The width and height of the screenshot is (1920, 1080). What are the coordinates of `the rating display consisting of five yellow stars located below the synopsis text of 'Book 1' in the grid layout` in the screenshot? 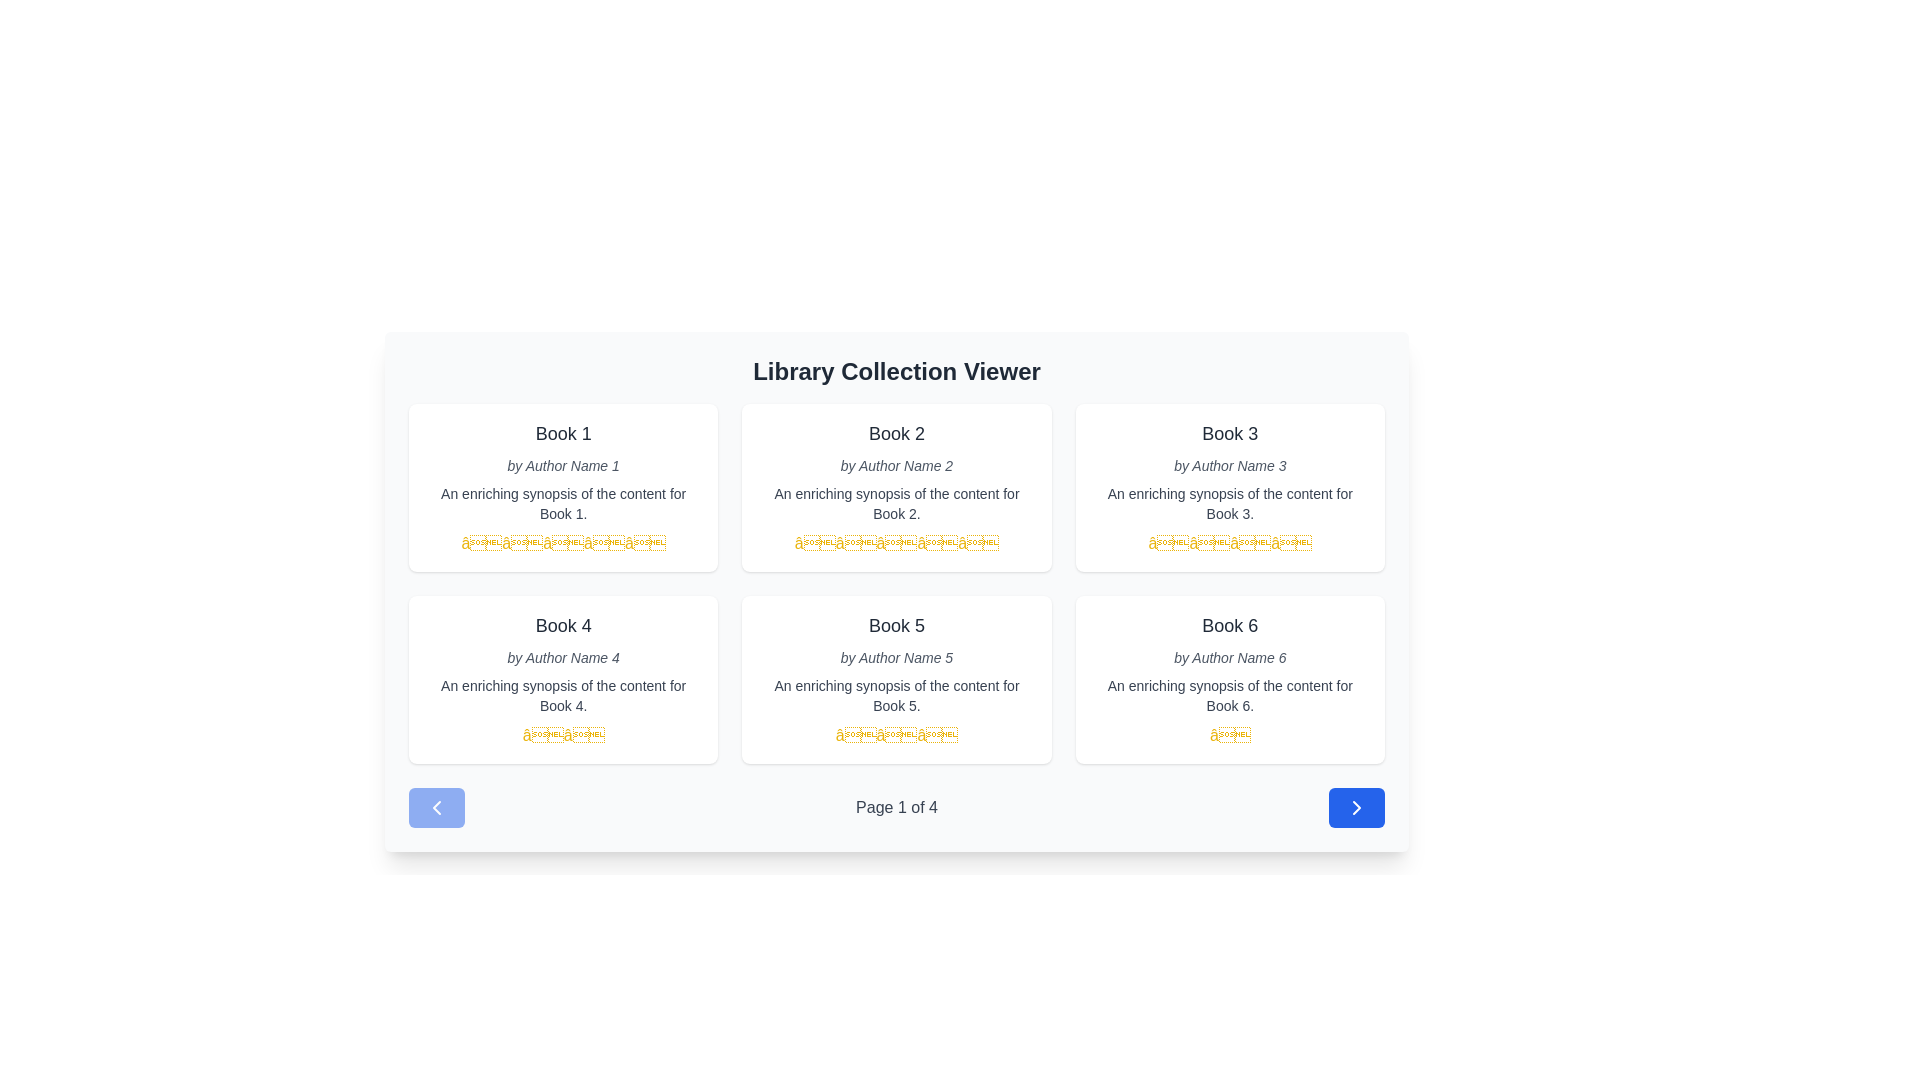 It's located at (562, 543).